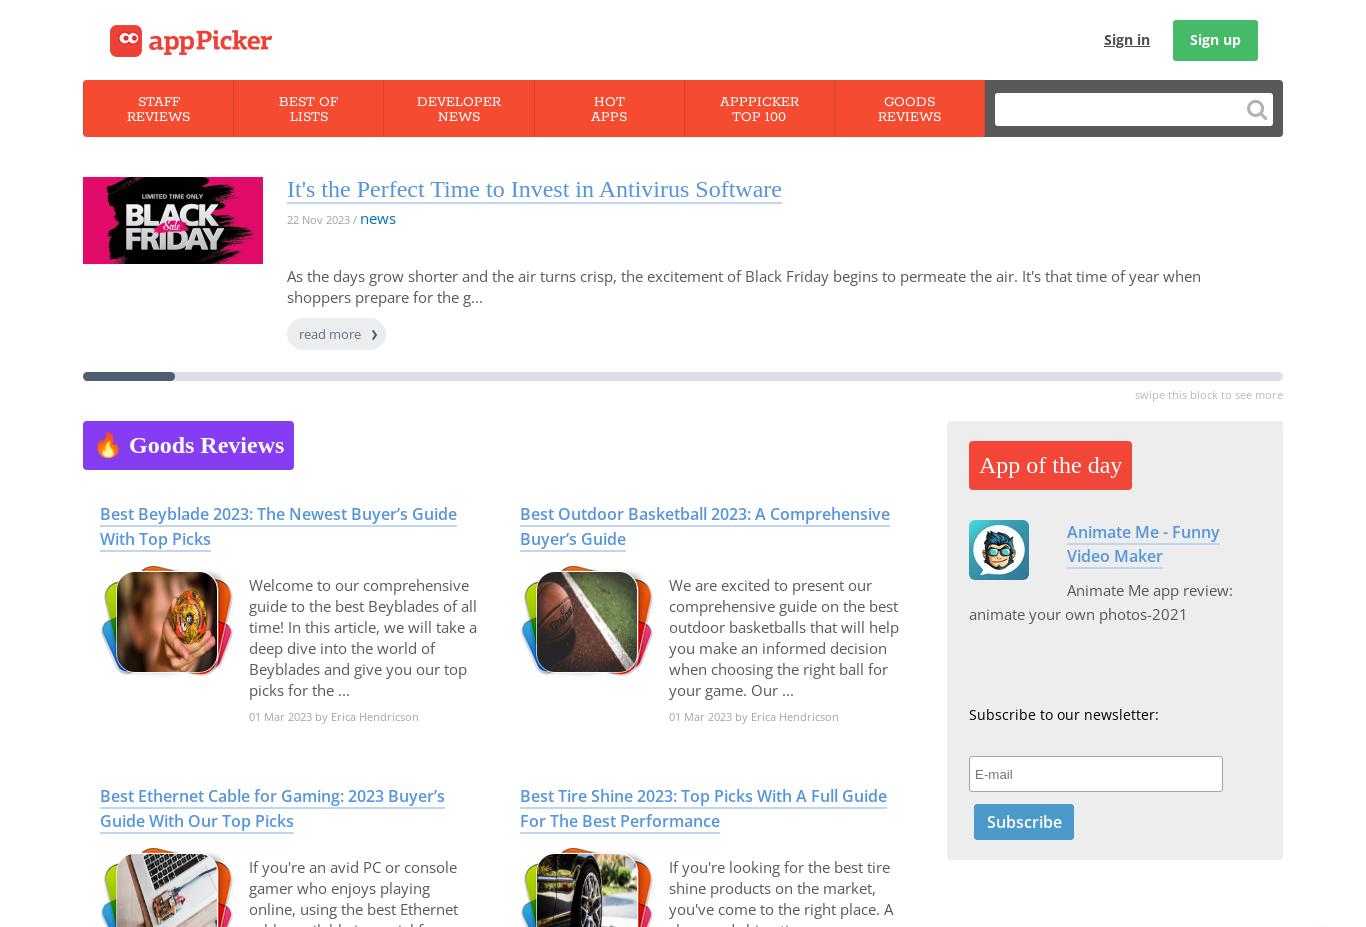 The image size is (1366, 927). I want to click on 'Lists', so click(308, 116).